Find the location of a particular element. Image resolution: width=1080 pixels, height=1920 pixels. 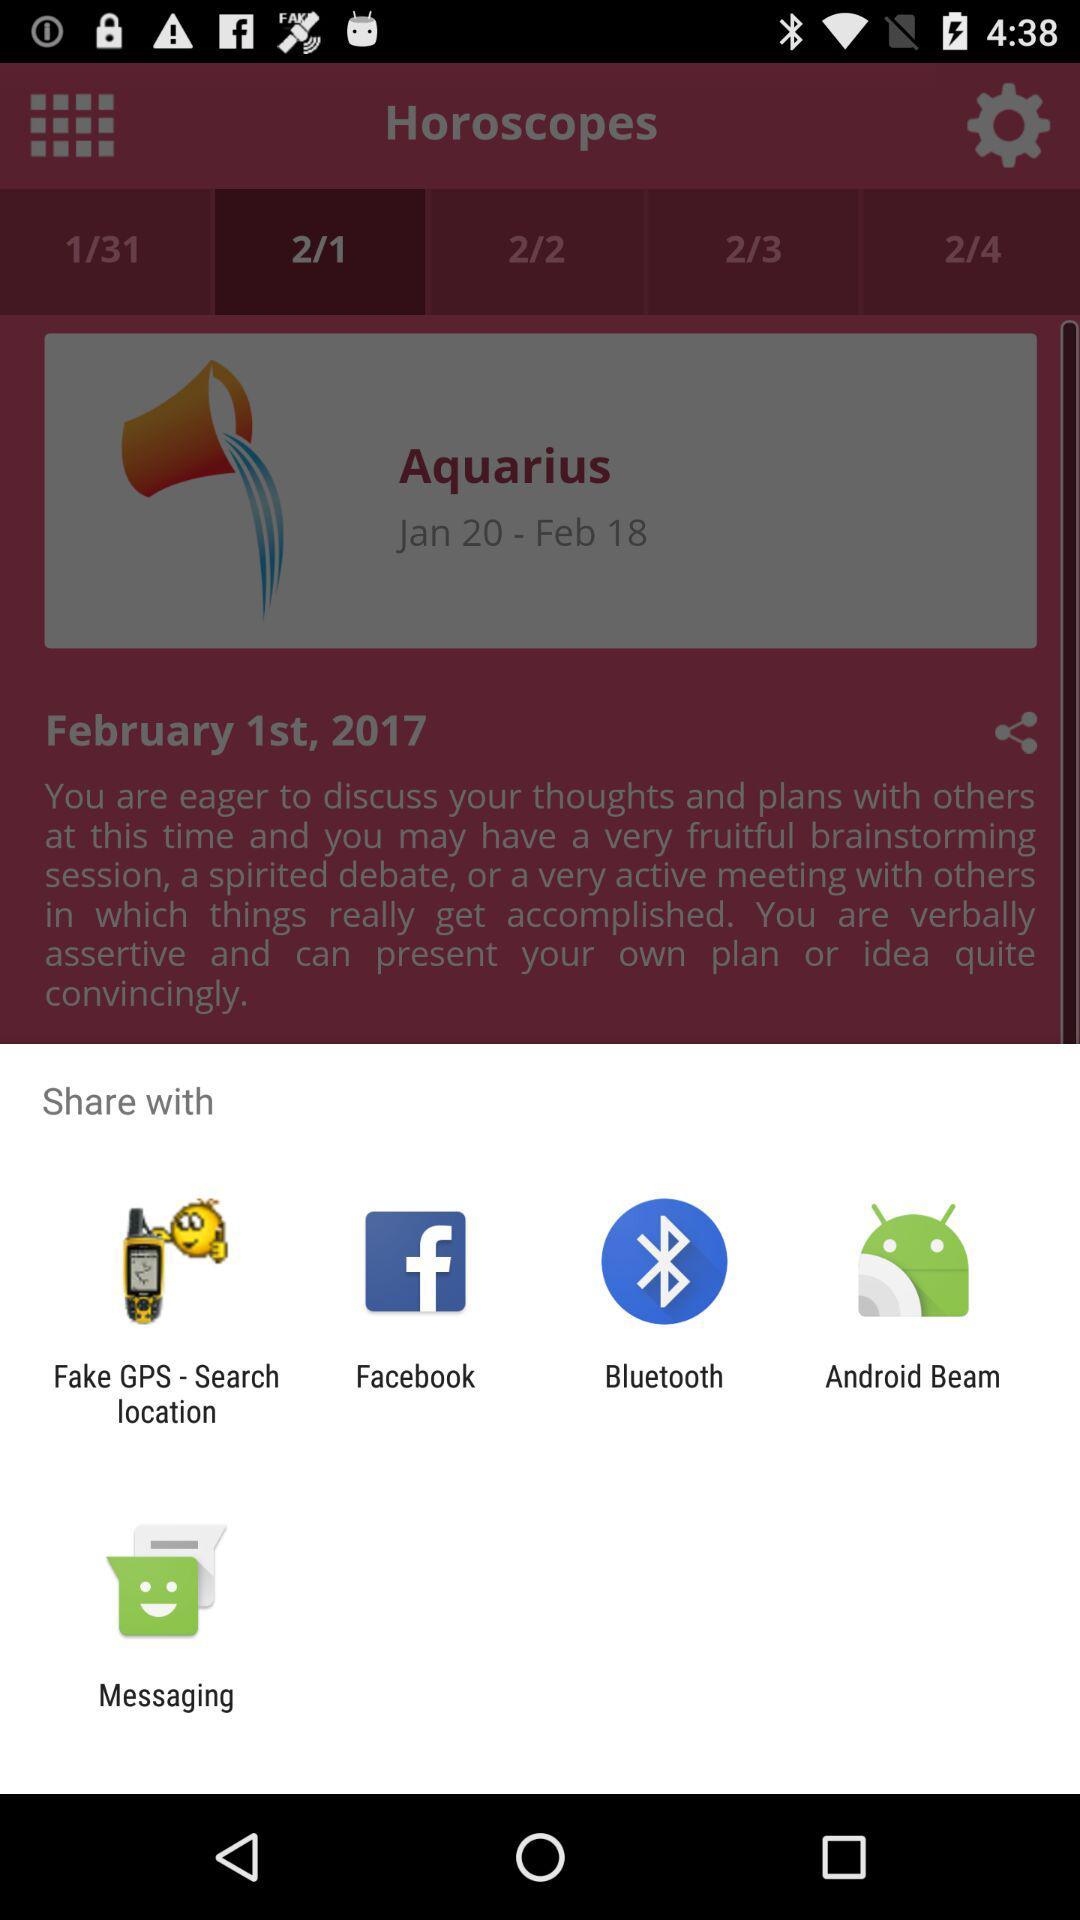

item to the left of the android beam item is located at coordinates (664, 1392).